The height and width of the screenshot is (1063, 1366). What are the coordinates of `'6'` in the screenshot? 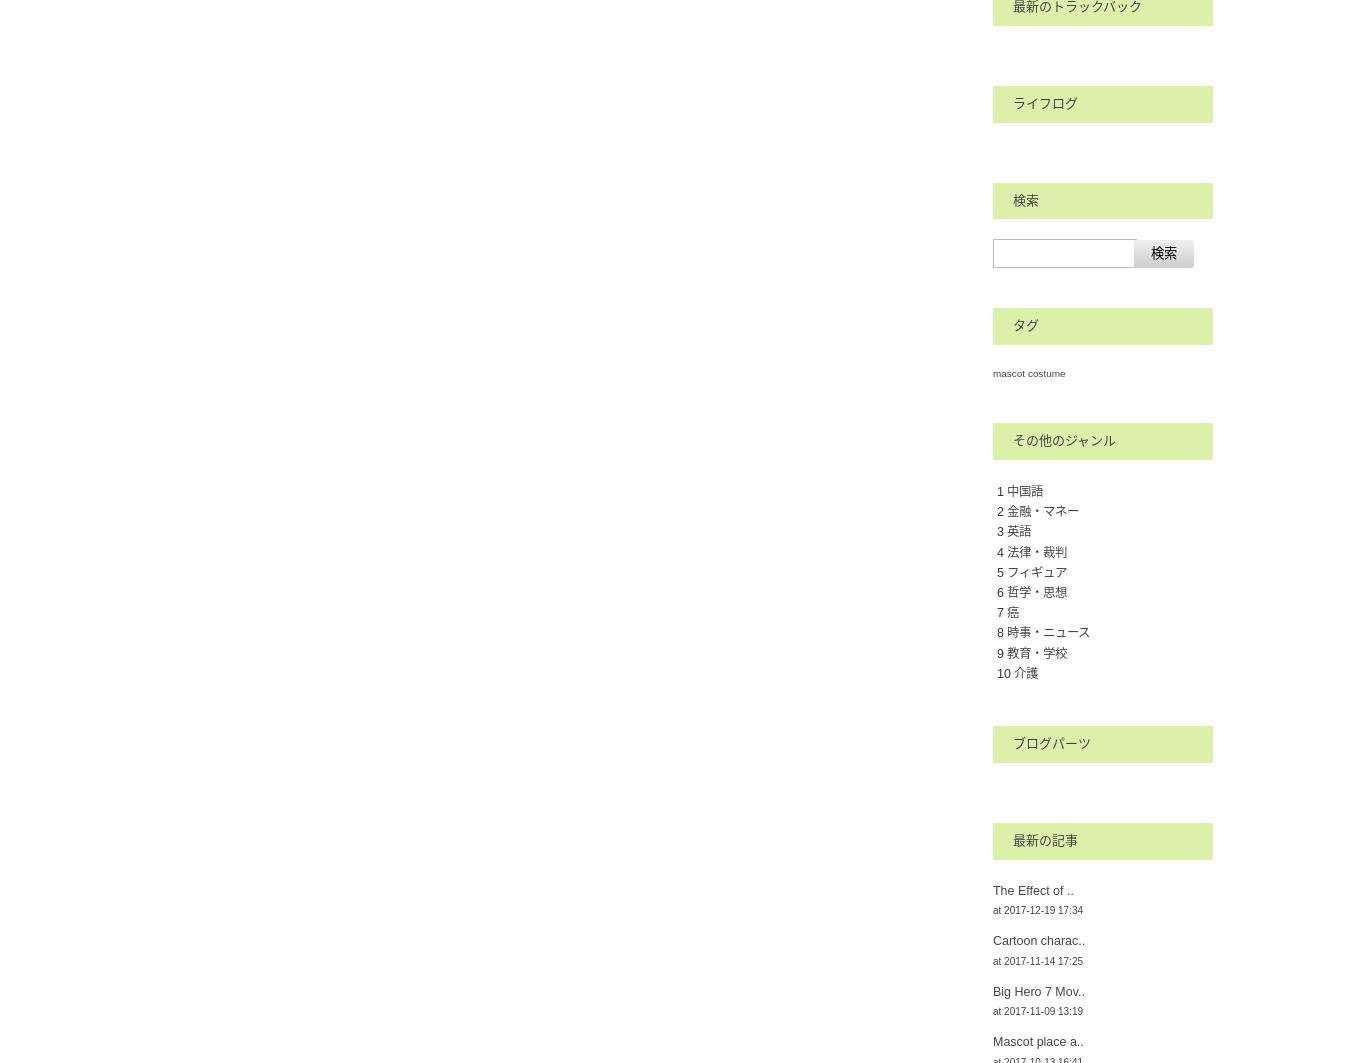 It's located at (997, 590).